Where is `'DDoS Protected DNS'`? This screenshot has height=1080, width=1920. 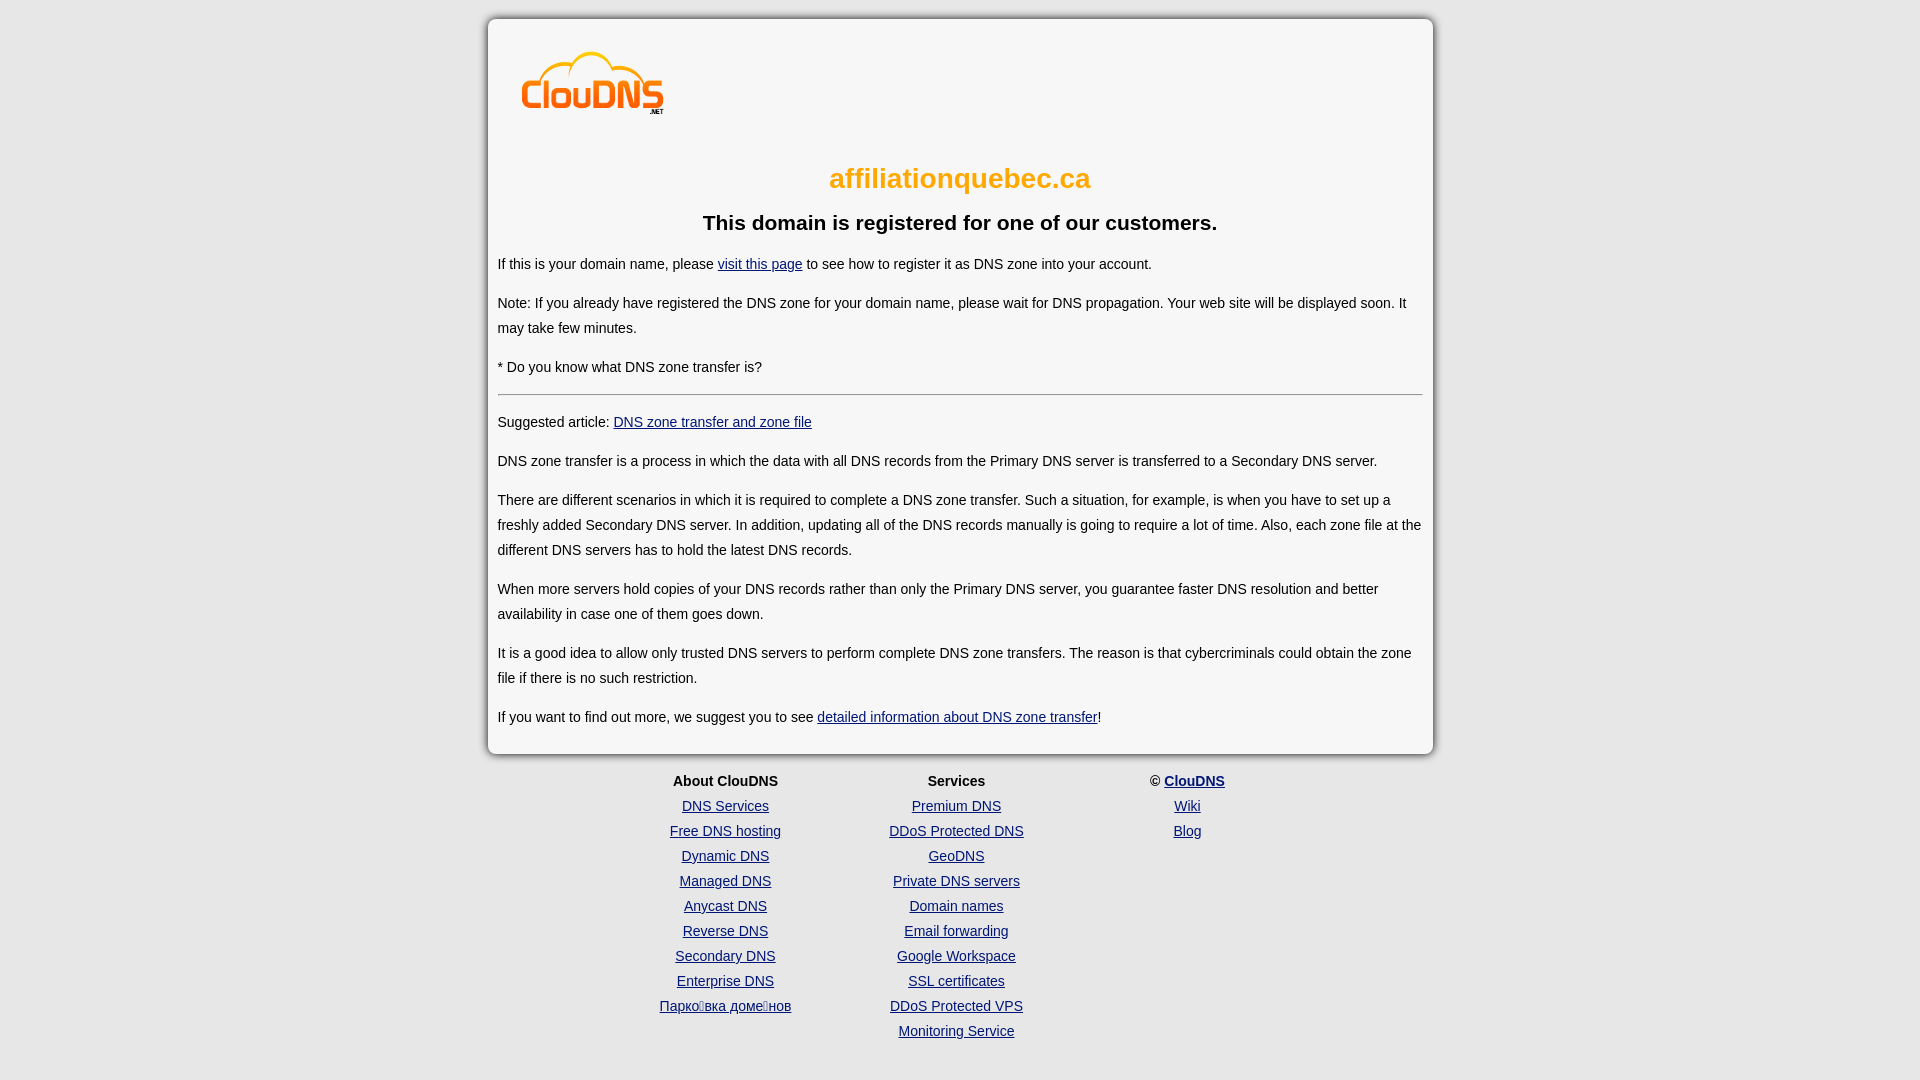
'DDoS Protected DNS' is located at coordinates (955, 830).